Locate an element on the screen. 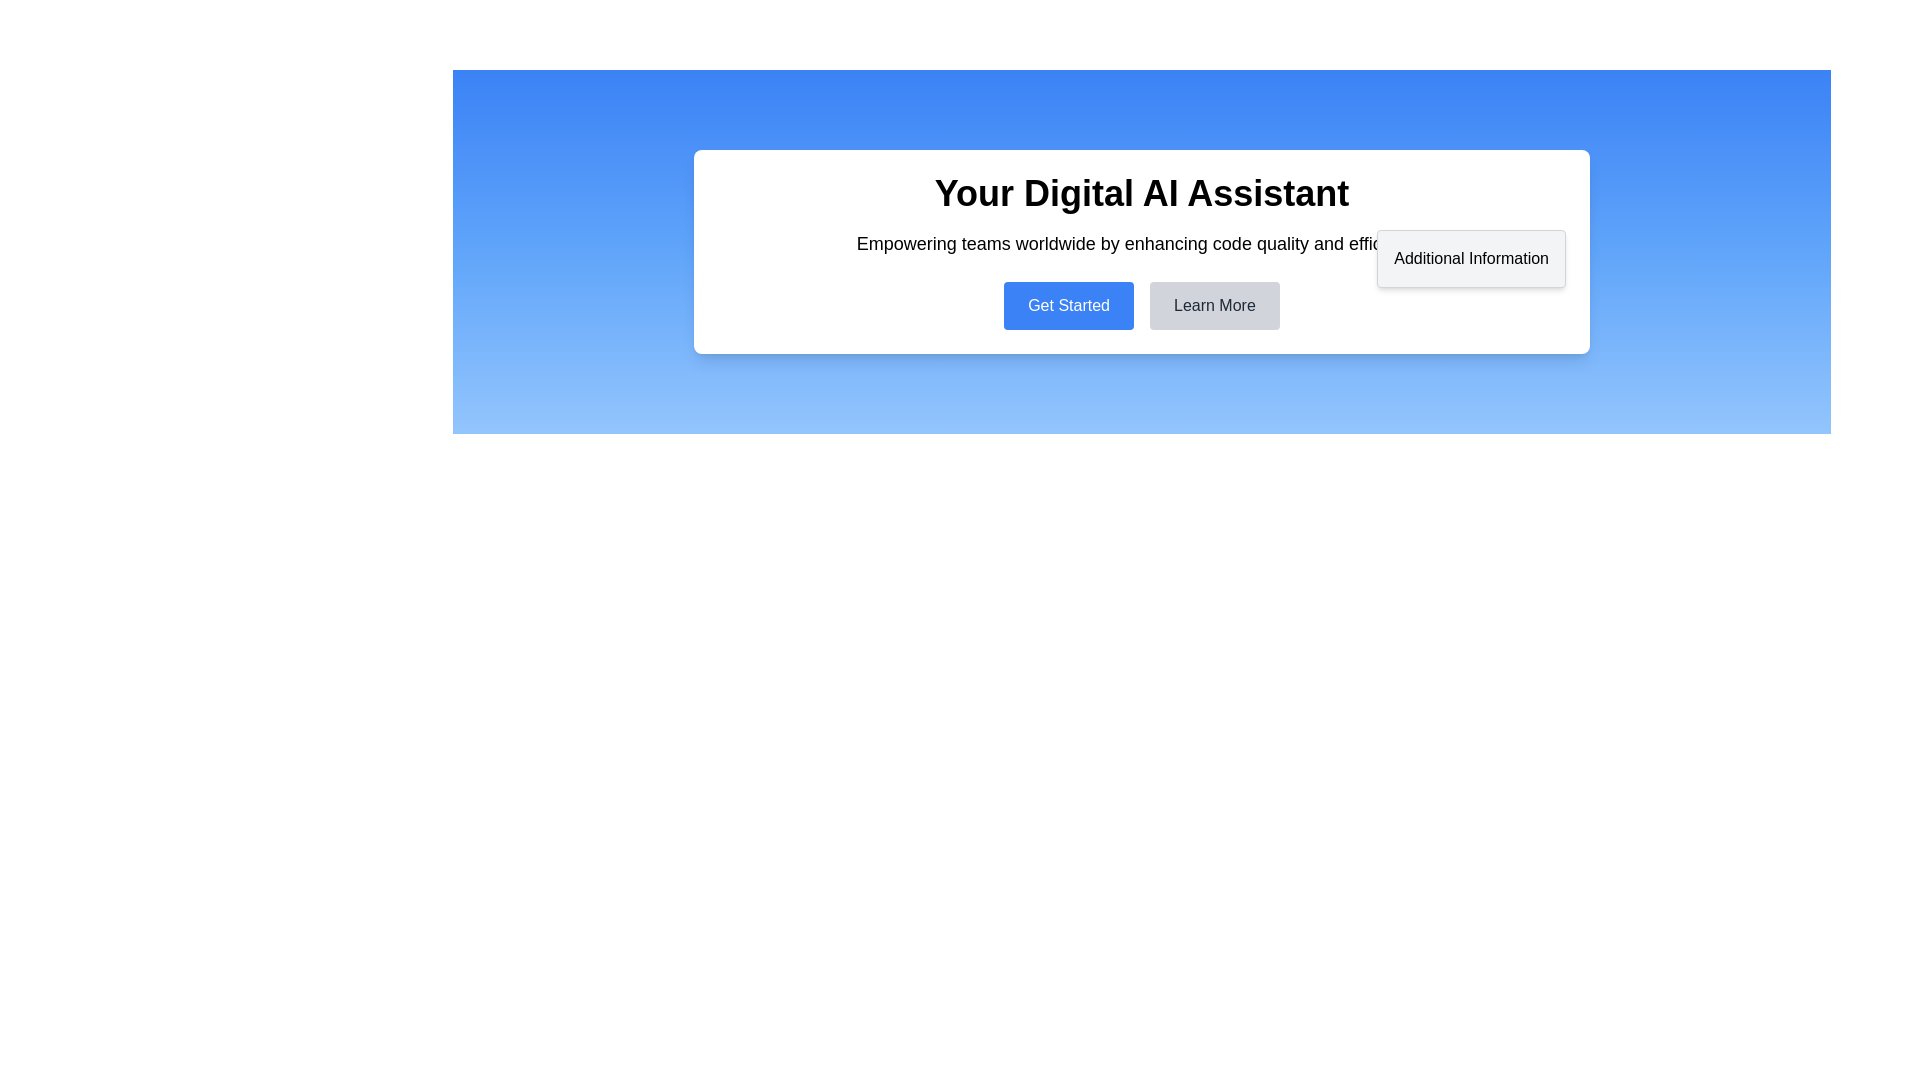 The width and height of the screenshot is (1920, 1080). the descriptive text element located directly below the heading 'Your Digital AI Assistant' and above the buttons 'Get Started' and 'Learn More' is located at coordinates (1142, 242).